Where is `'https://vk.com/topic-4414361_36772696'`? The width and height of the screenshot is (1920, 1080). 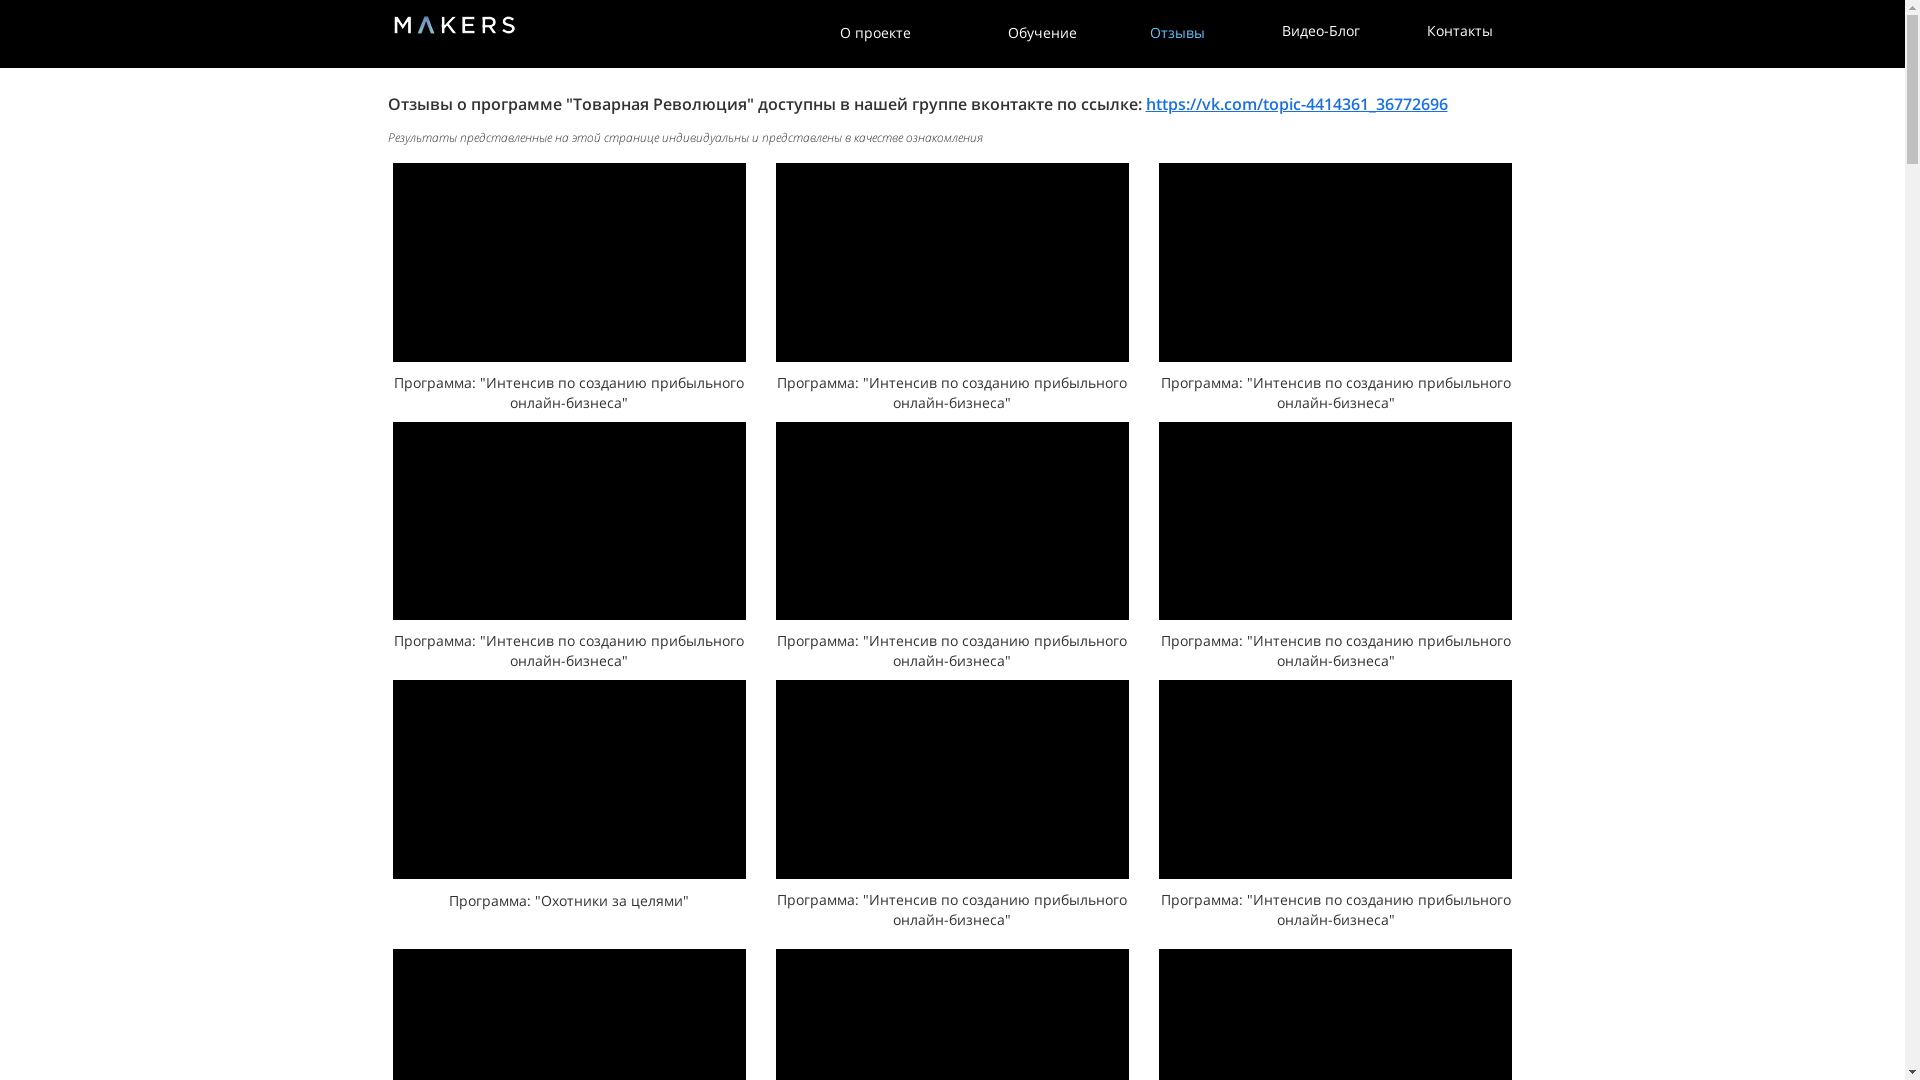
'https://vk.com/topic-4414361_36772696' is located at coordinates (1296, 104).